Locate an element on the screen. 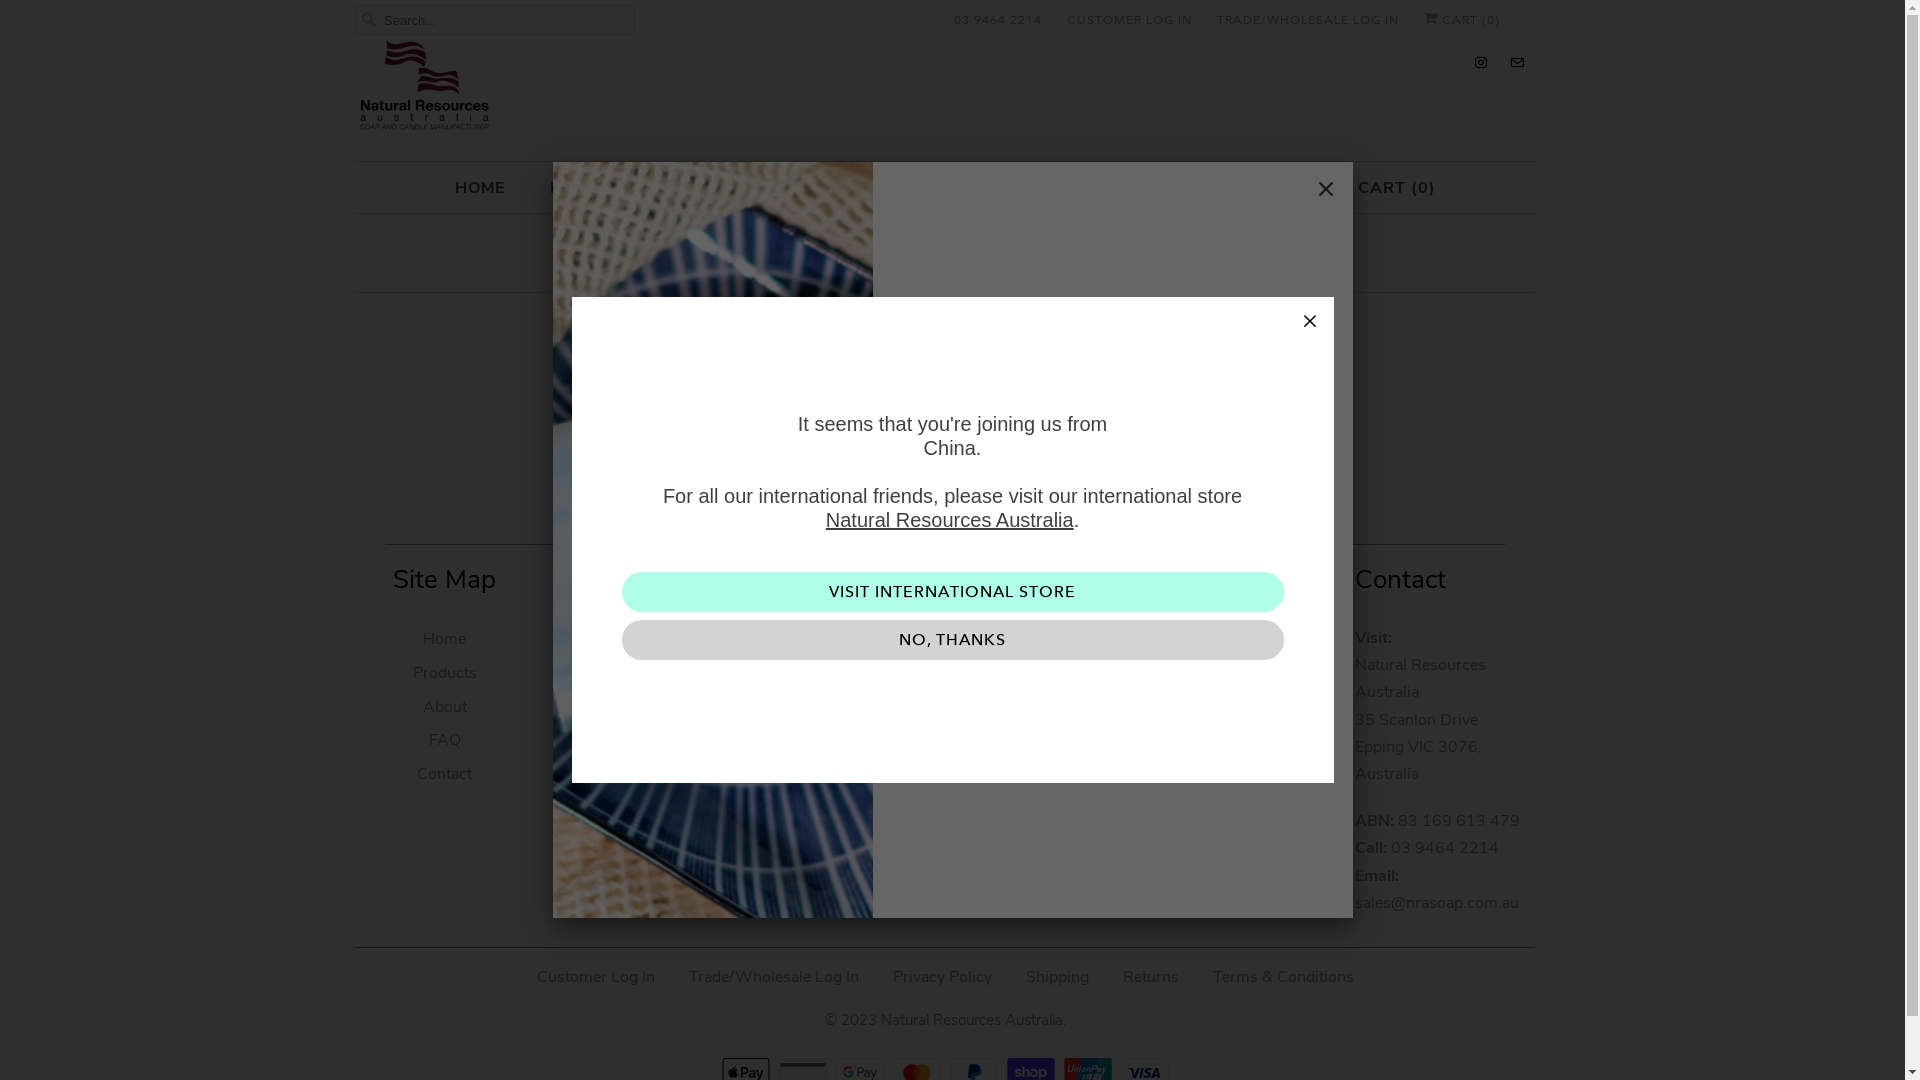  'HOME' is located at coordinates (478, 188).